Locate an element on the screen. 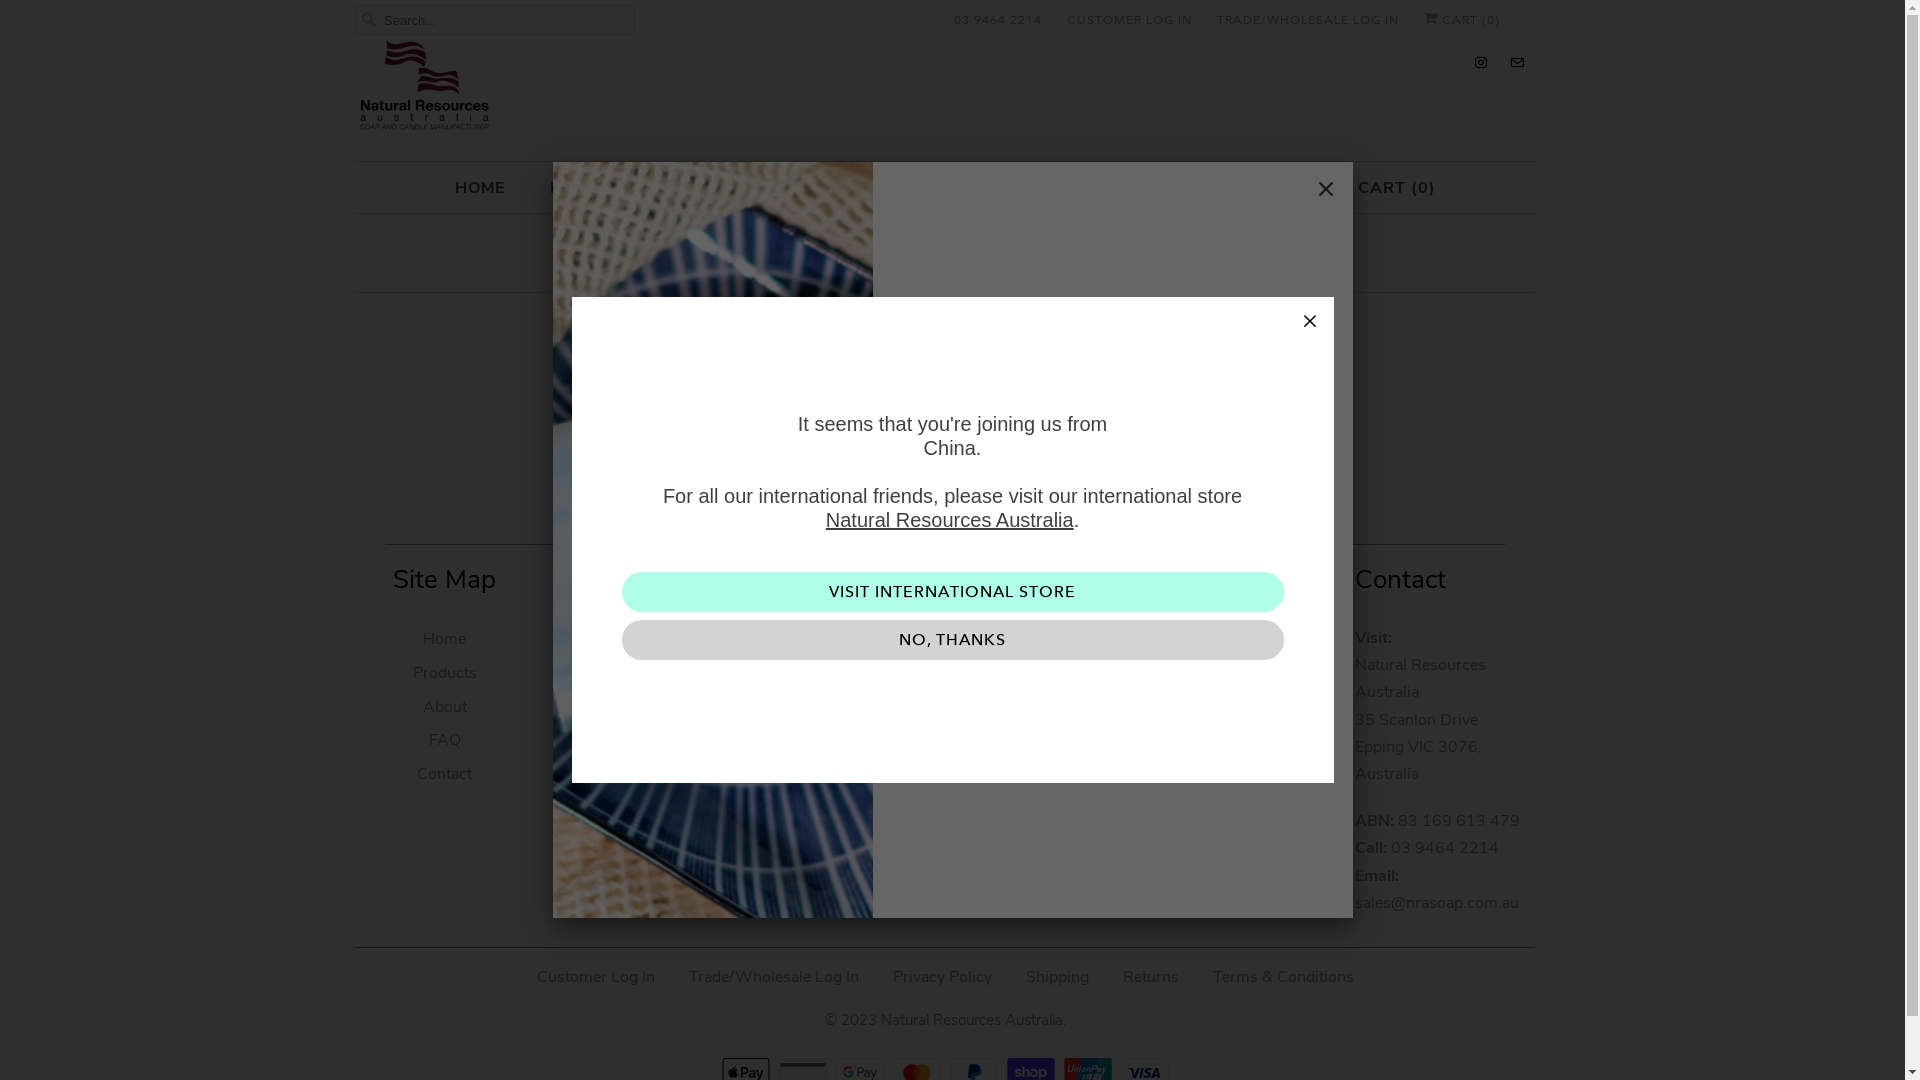  'HOME' is located at coordinates (478, 188).